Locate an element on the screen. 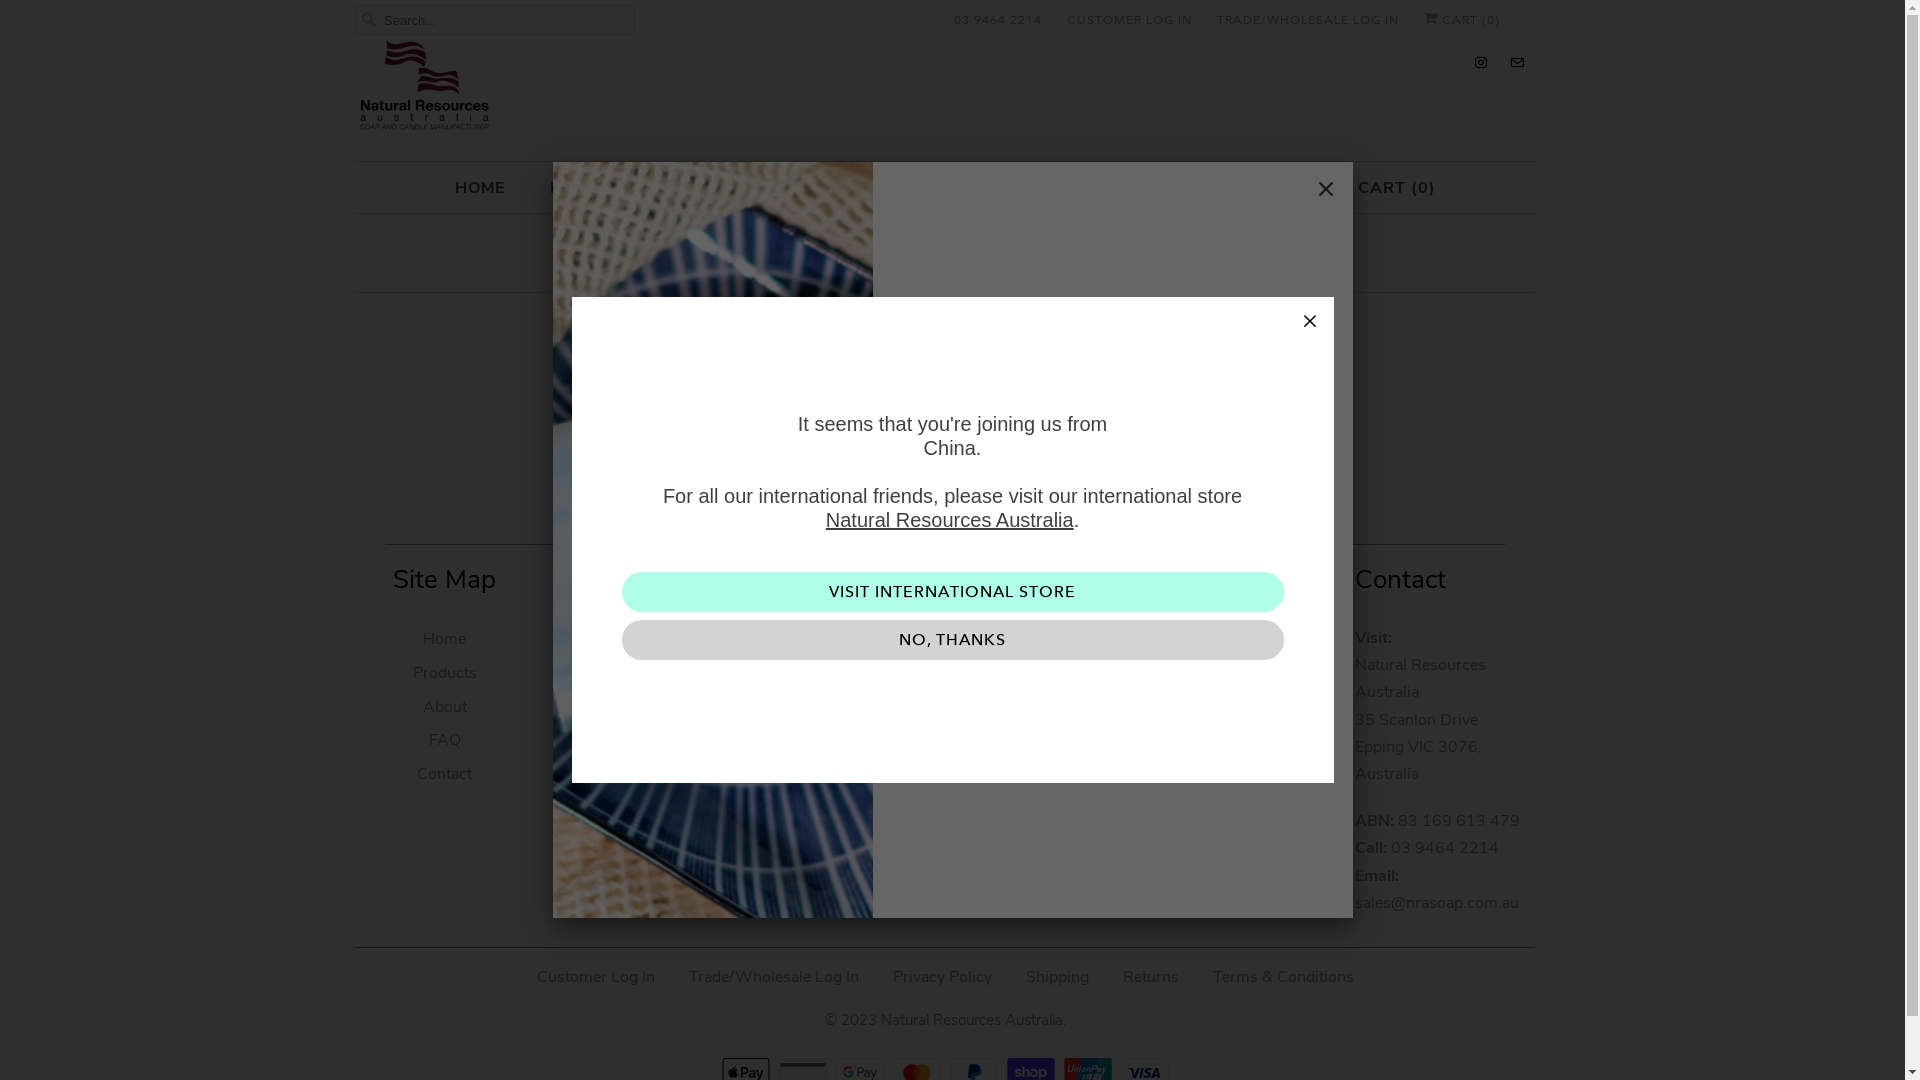  'HOME' is located at coordinates (478, 188).